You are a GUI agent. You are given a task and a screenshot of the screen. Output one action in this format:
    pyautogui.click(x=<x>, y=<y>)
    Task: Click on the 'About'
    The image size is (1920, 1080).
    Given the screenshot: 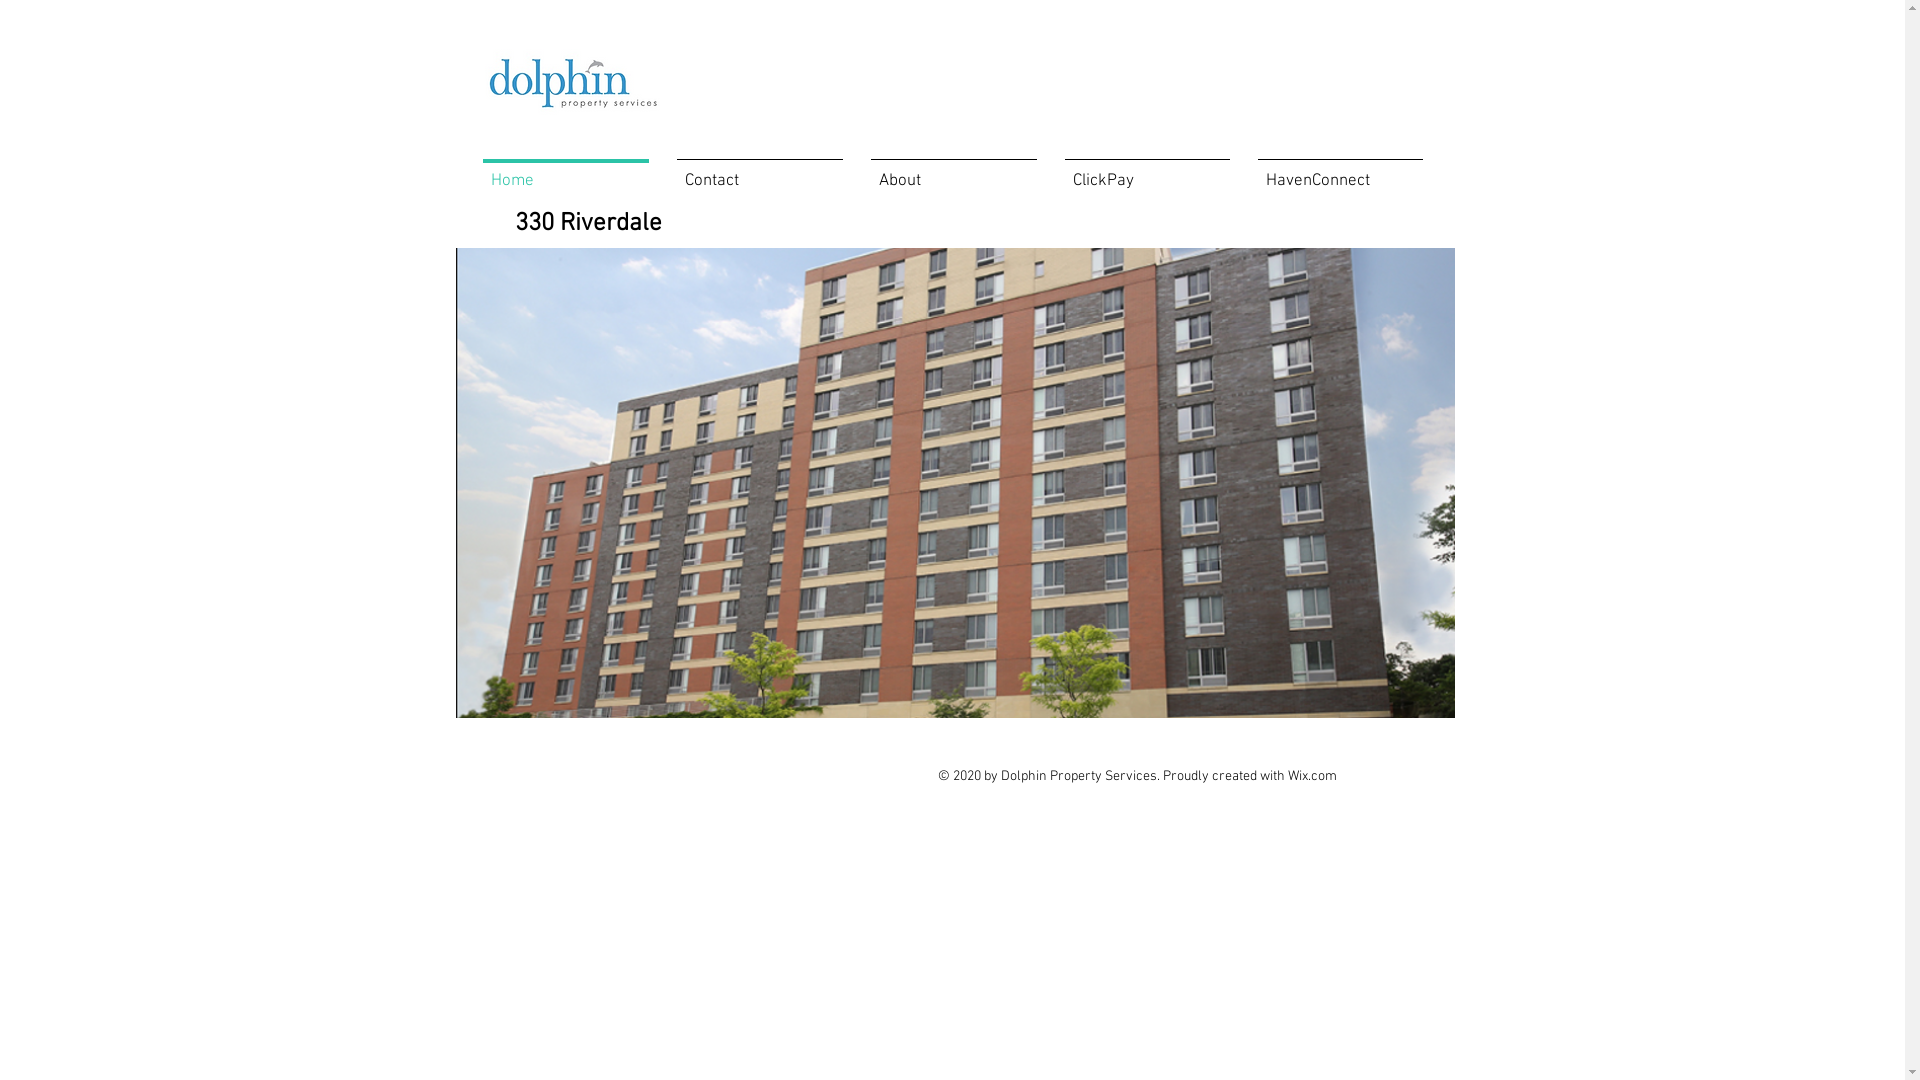 What is the action you would take?
    pyautogui.click(x=855, y=171)
    